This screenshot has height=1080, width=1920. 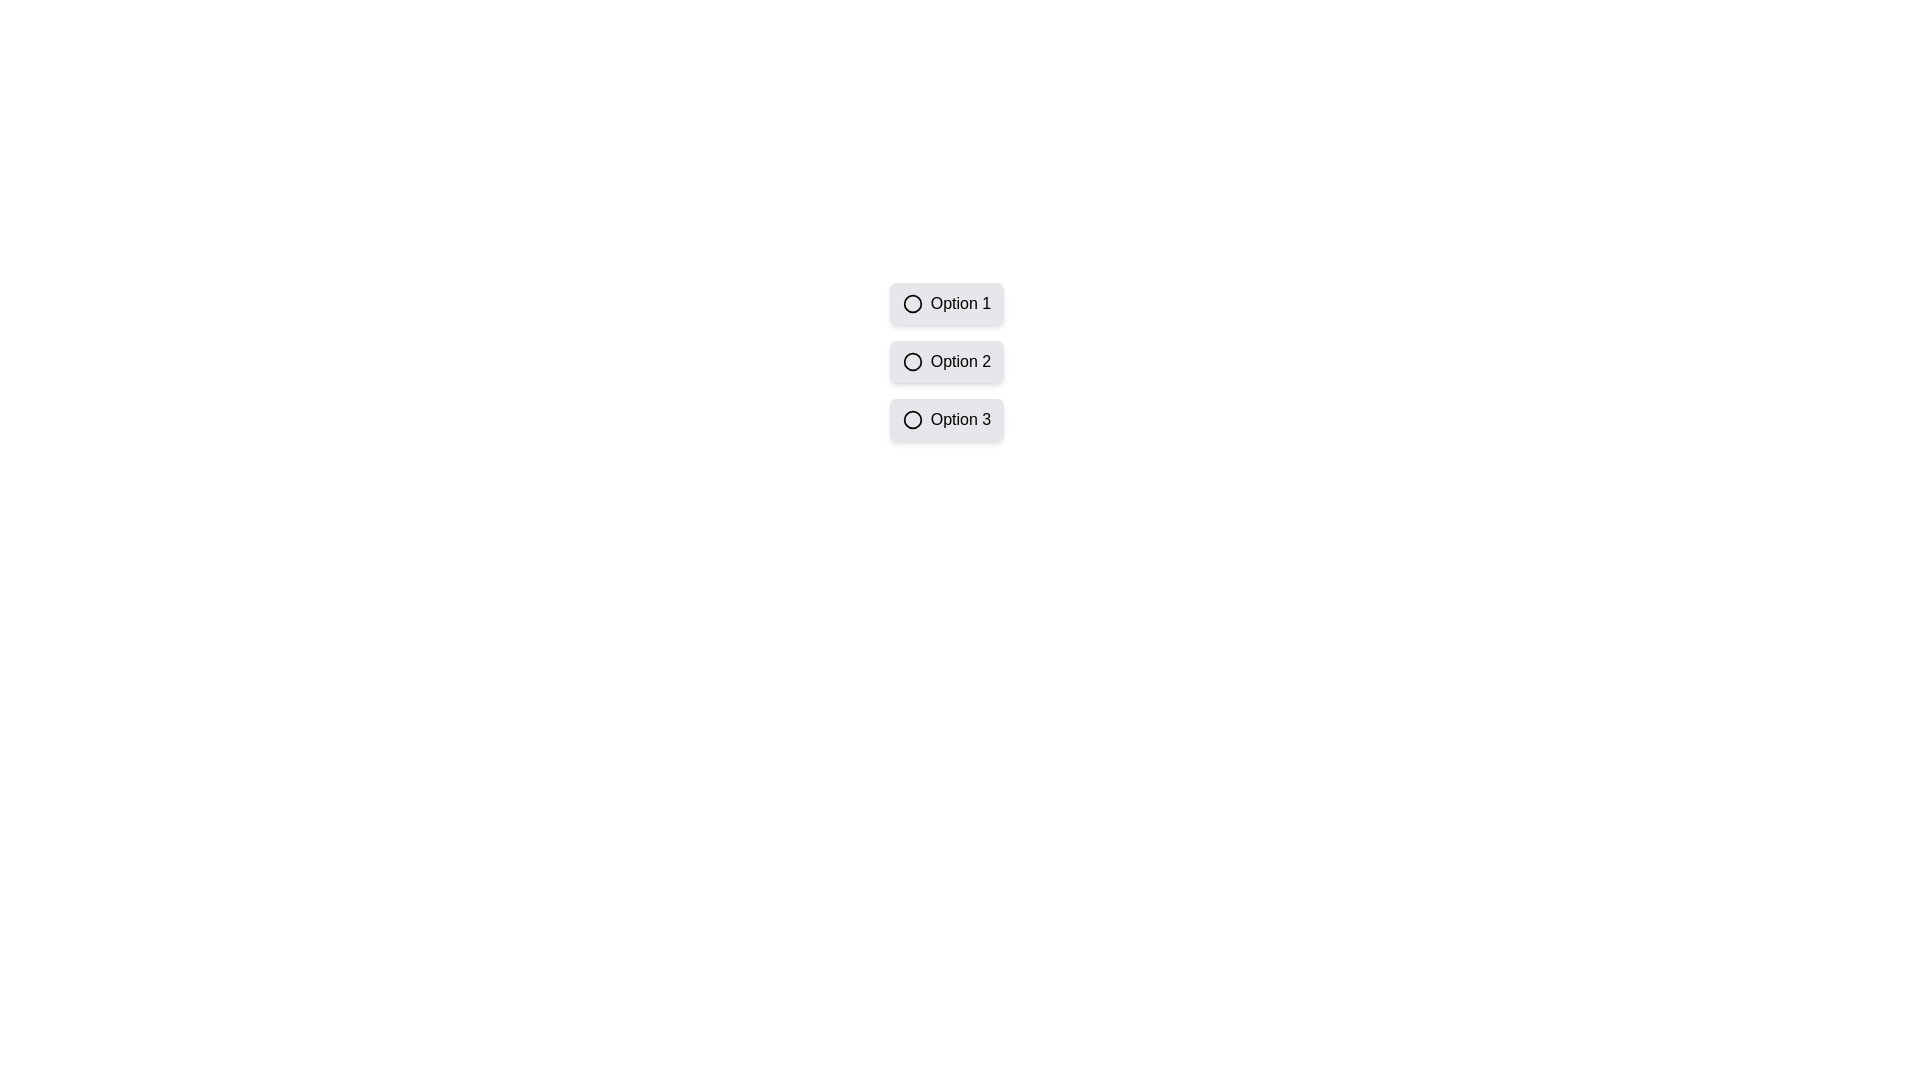 I want to click on the text label within the button labeled 'Option 2', which indicates its purpose in the option group, so click(x=960, y=362).